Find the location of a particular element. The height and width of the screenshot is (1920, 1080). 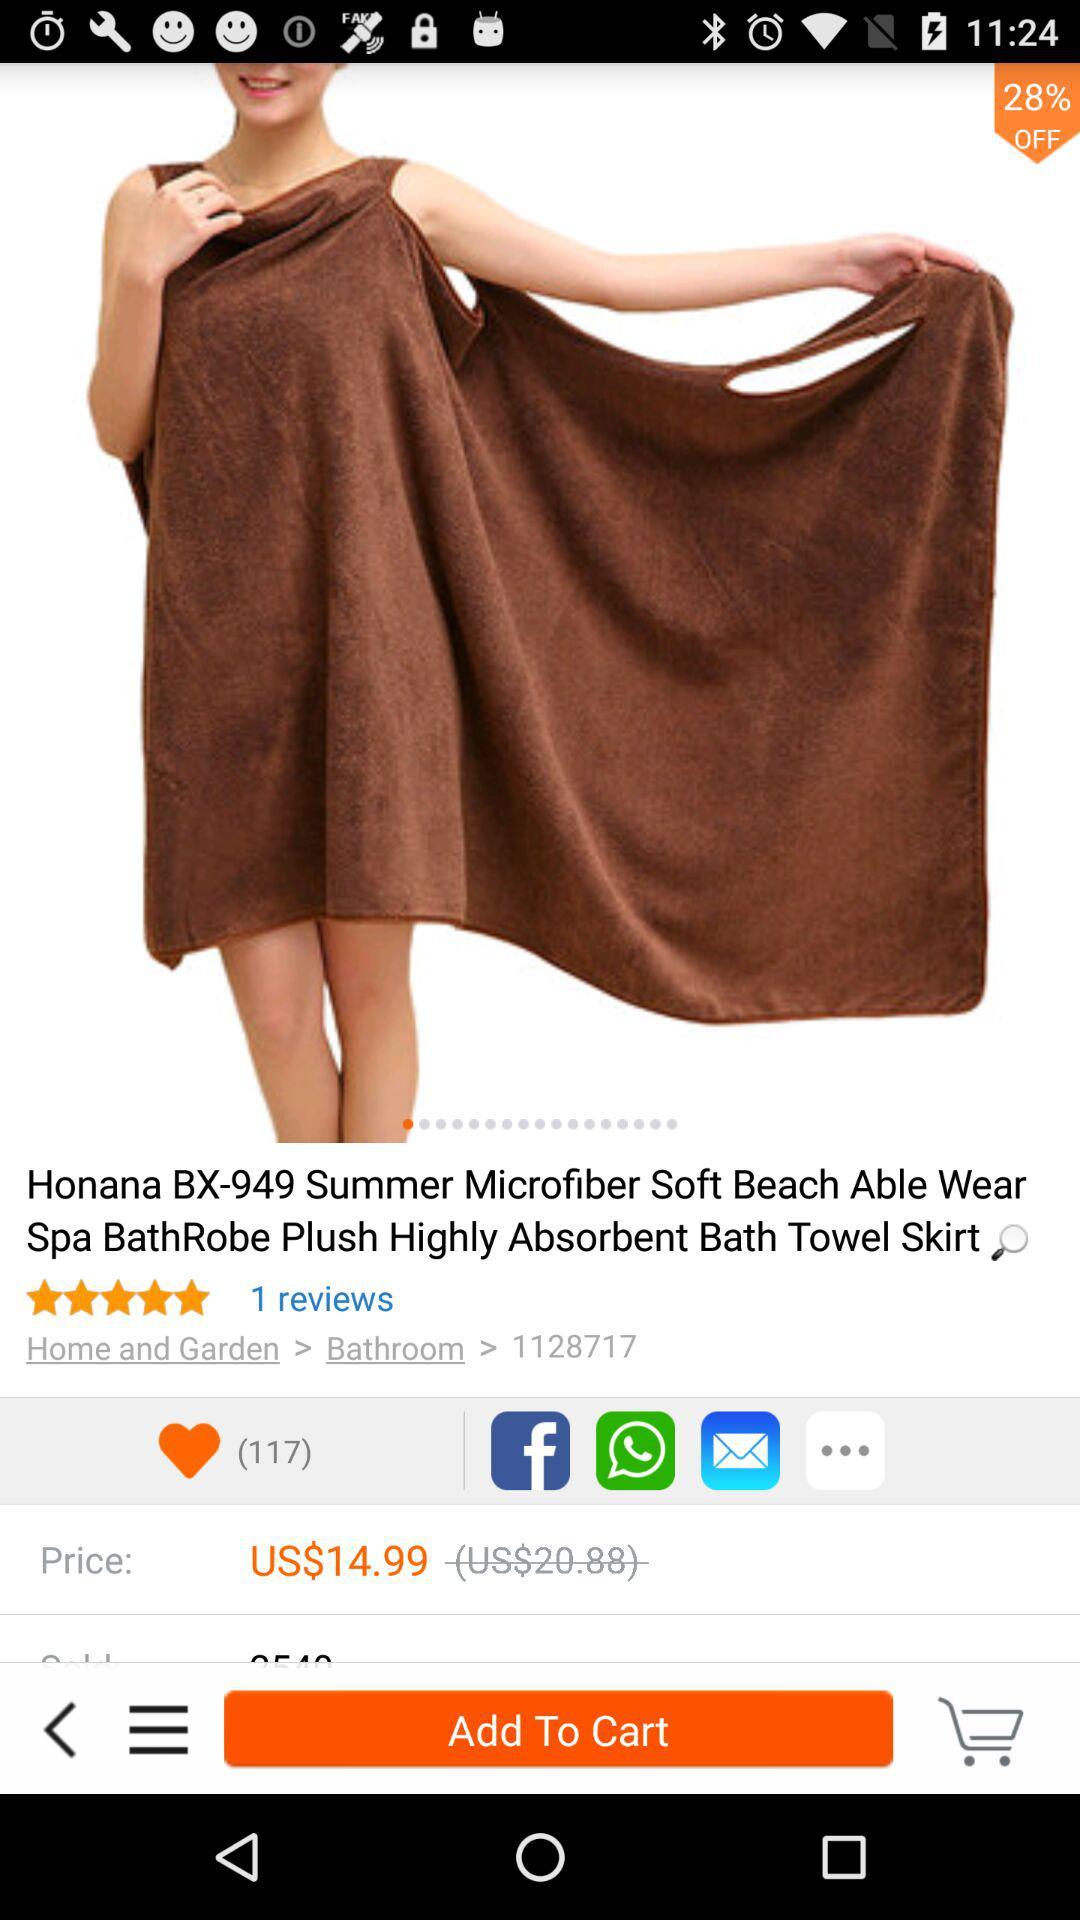

picture is located at coordinates (621, 1124).